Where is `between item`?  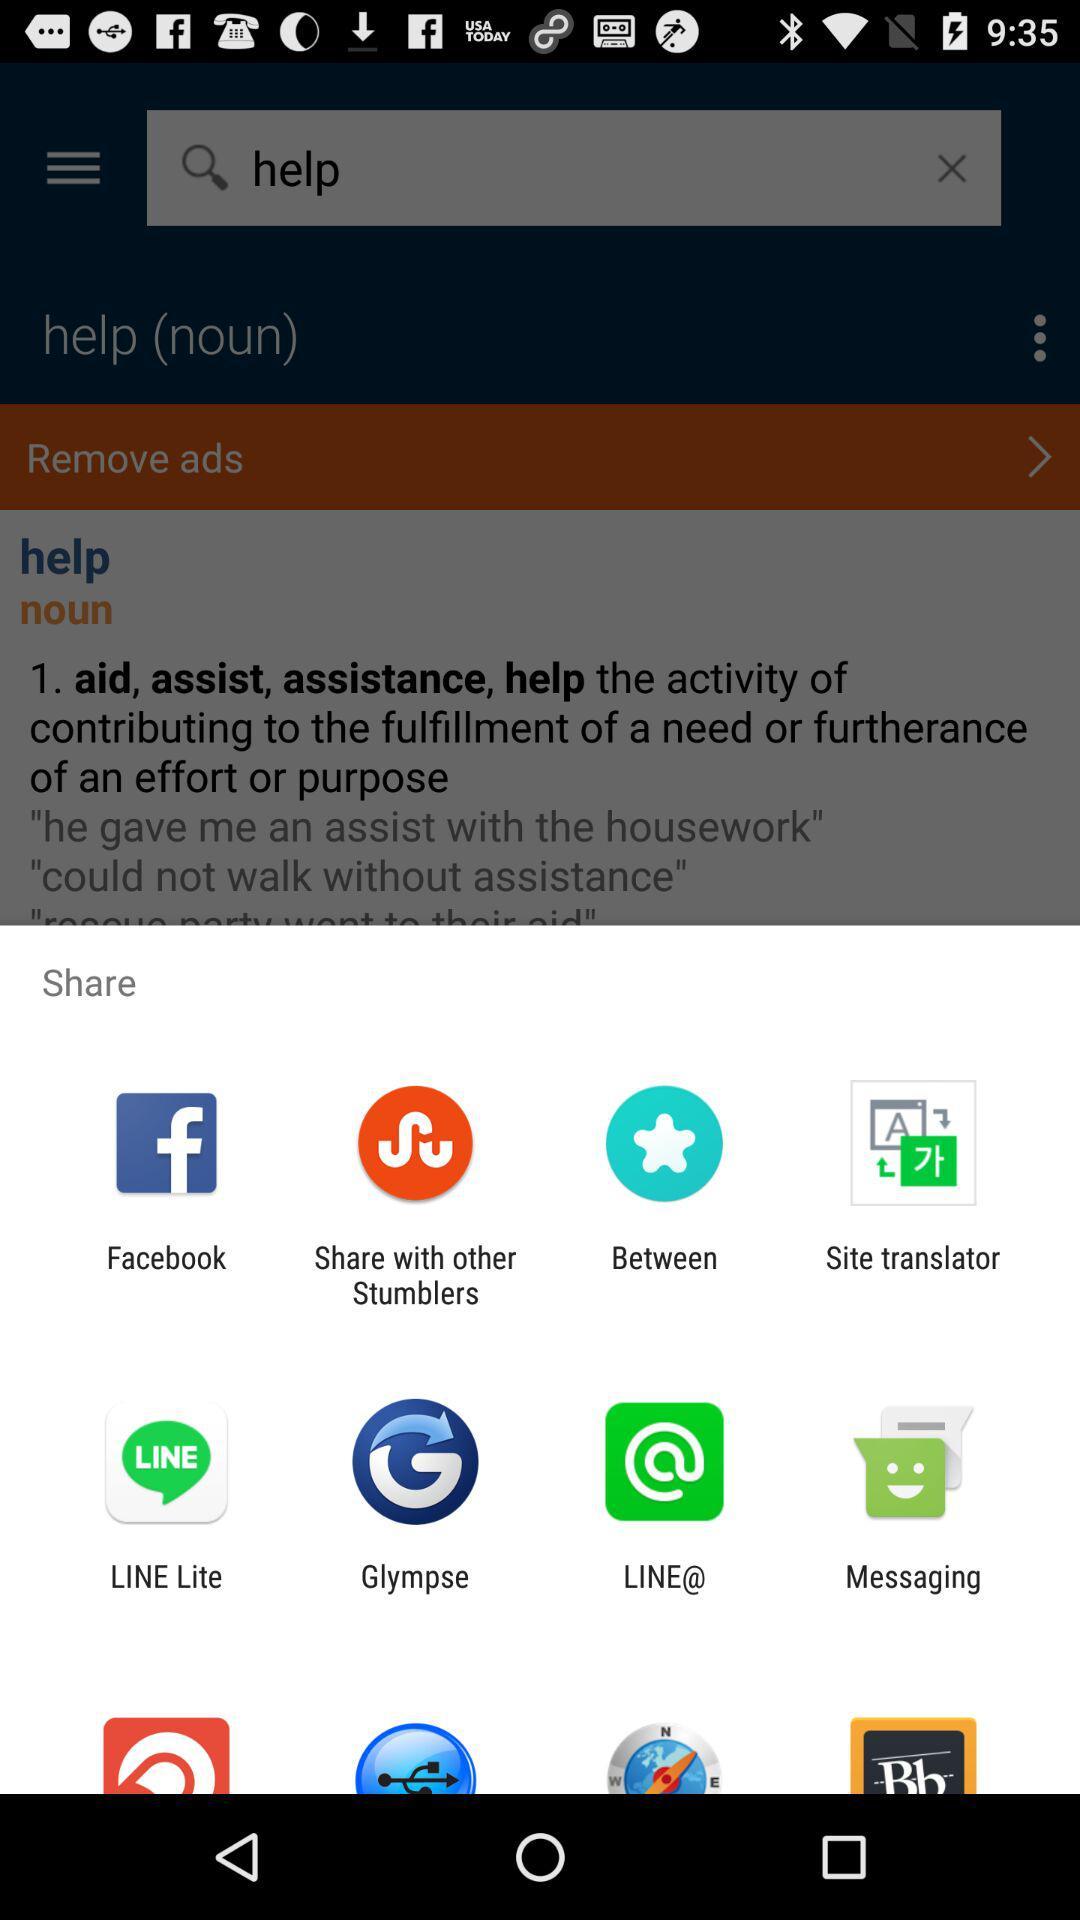 between item is located at coordinates (664, 1274).